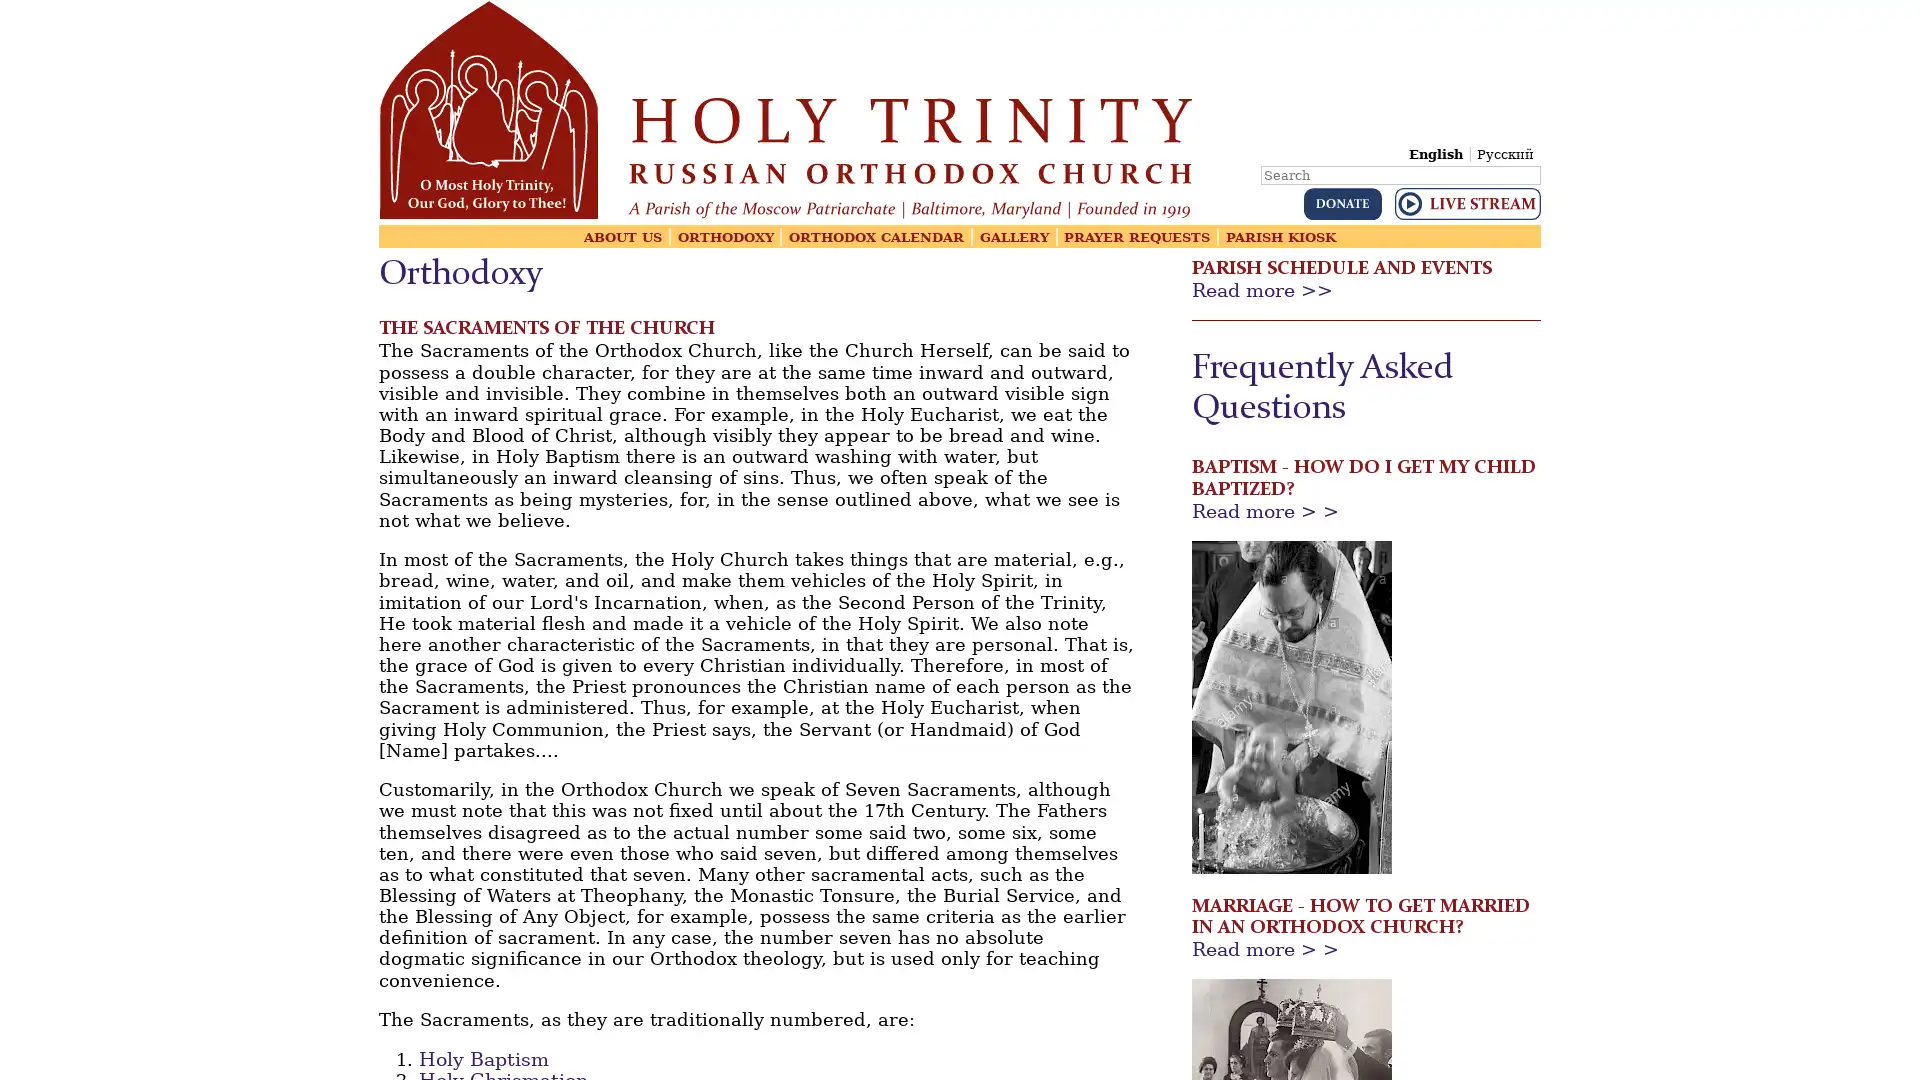 The width and height of the screenshot is (1920, 1080). What do you see at coordinates (1538, 160) in the screenshot?
I see `Search` at bounding box center [1538, 160].